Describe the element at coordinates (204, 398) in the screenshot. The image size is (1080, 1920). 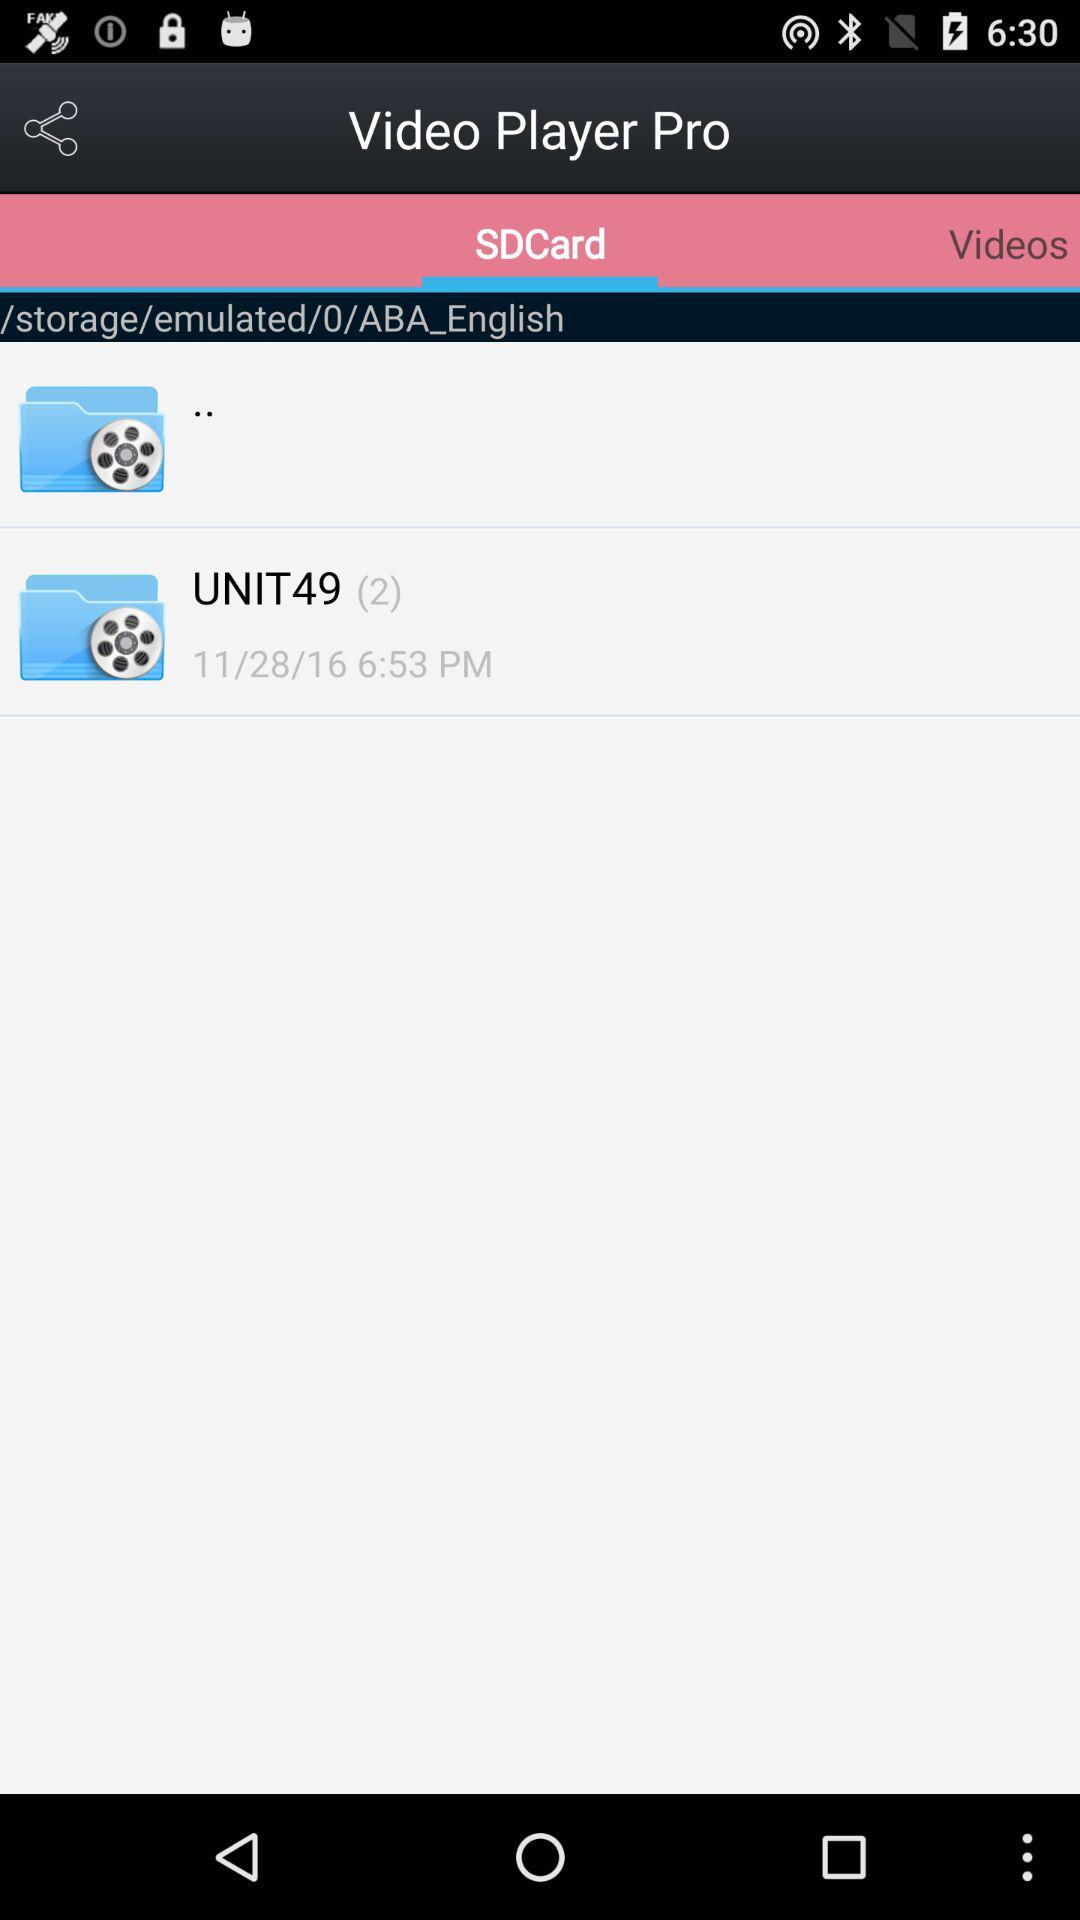
I see `icon above unit49` at that location.